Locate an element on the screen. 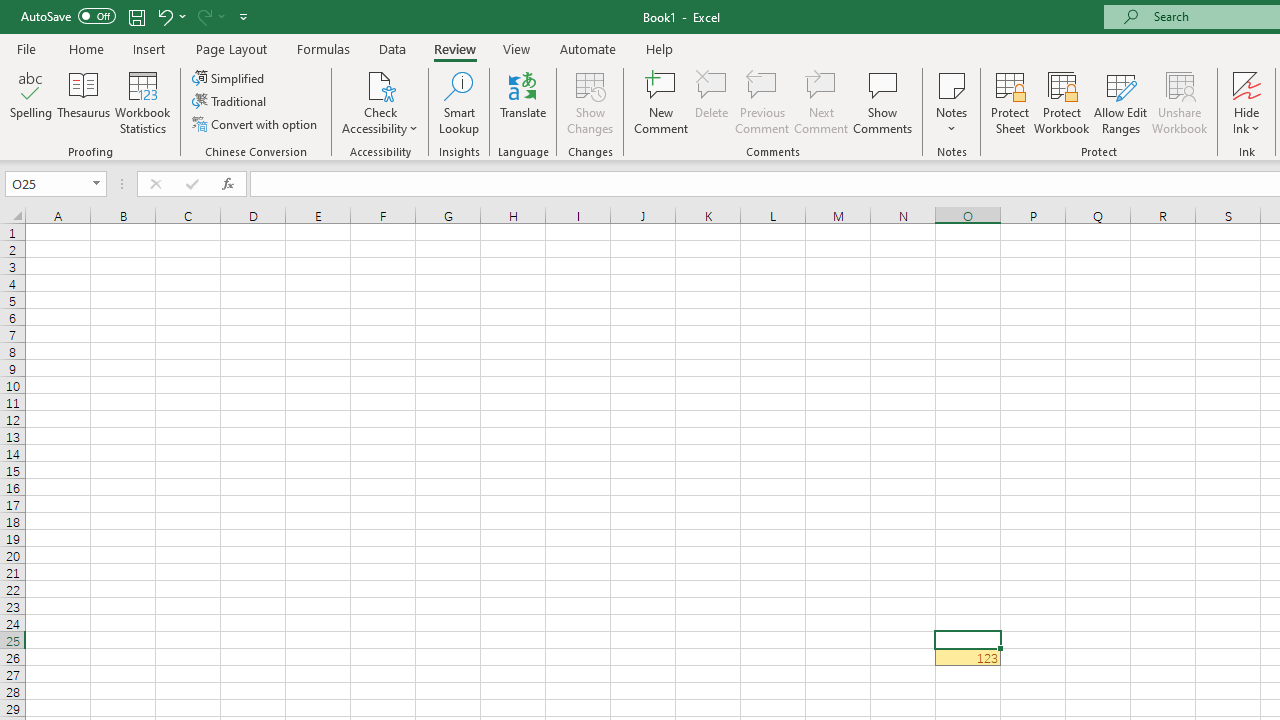  'Unshare Workbook' is located at coordinates (1179, 103).